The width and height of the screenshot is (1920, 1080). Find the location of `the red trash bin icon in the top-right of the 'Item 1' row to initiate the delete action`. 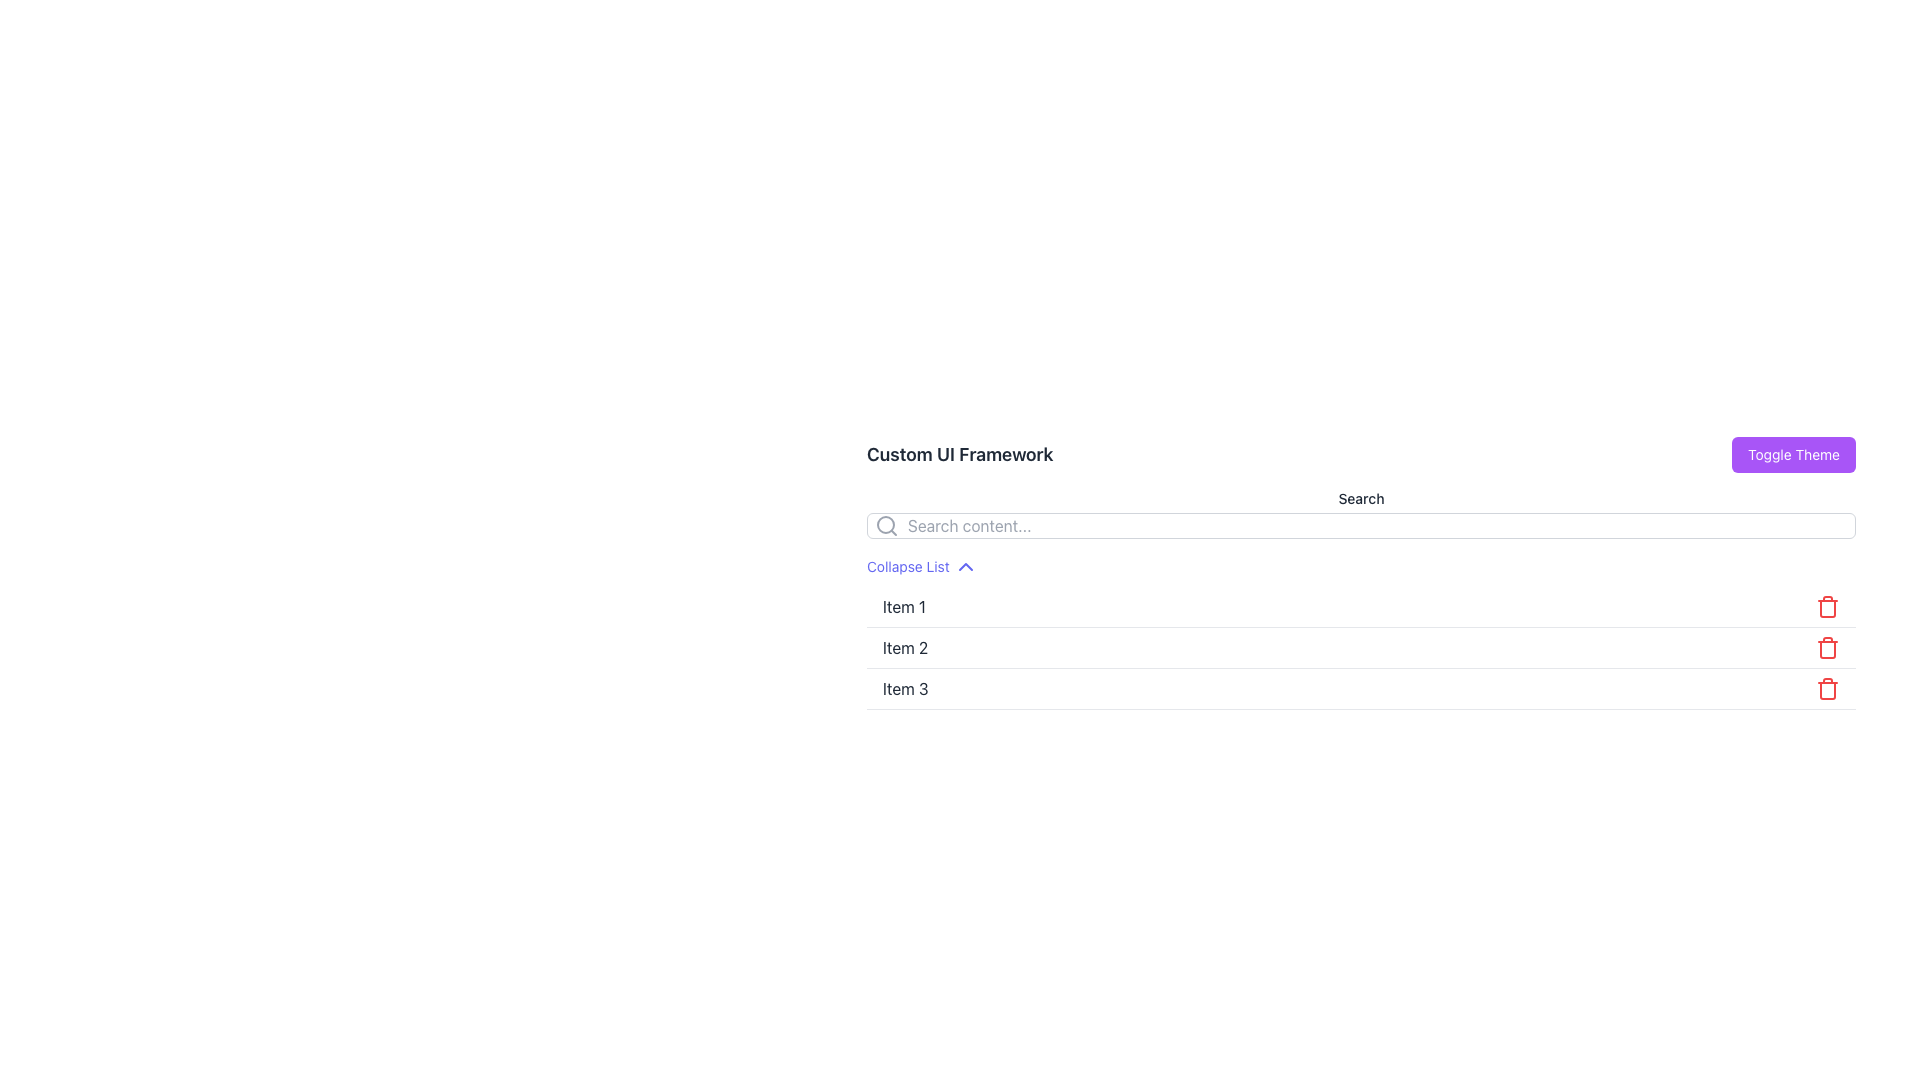

the red trash bin icon in the top-right of the 'Item 1' row to initiate the delete action is located at coordinates (1828, 605).